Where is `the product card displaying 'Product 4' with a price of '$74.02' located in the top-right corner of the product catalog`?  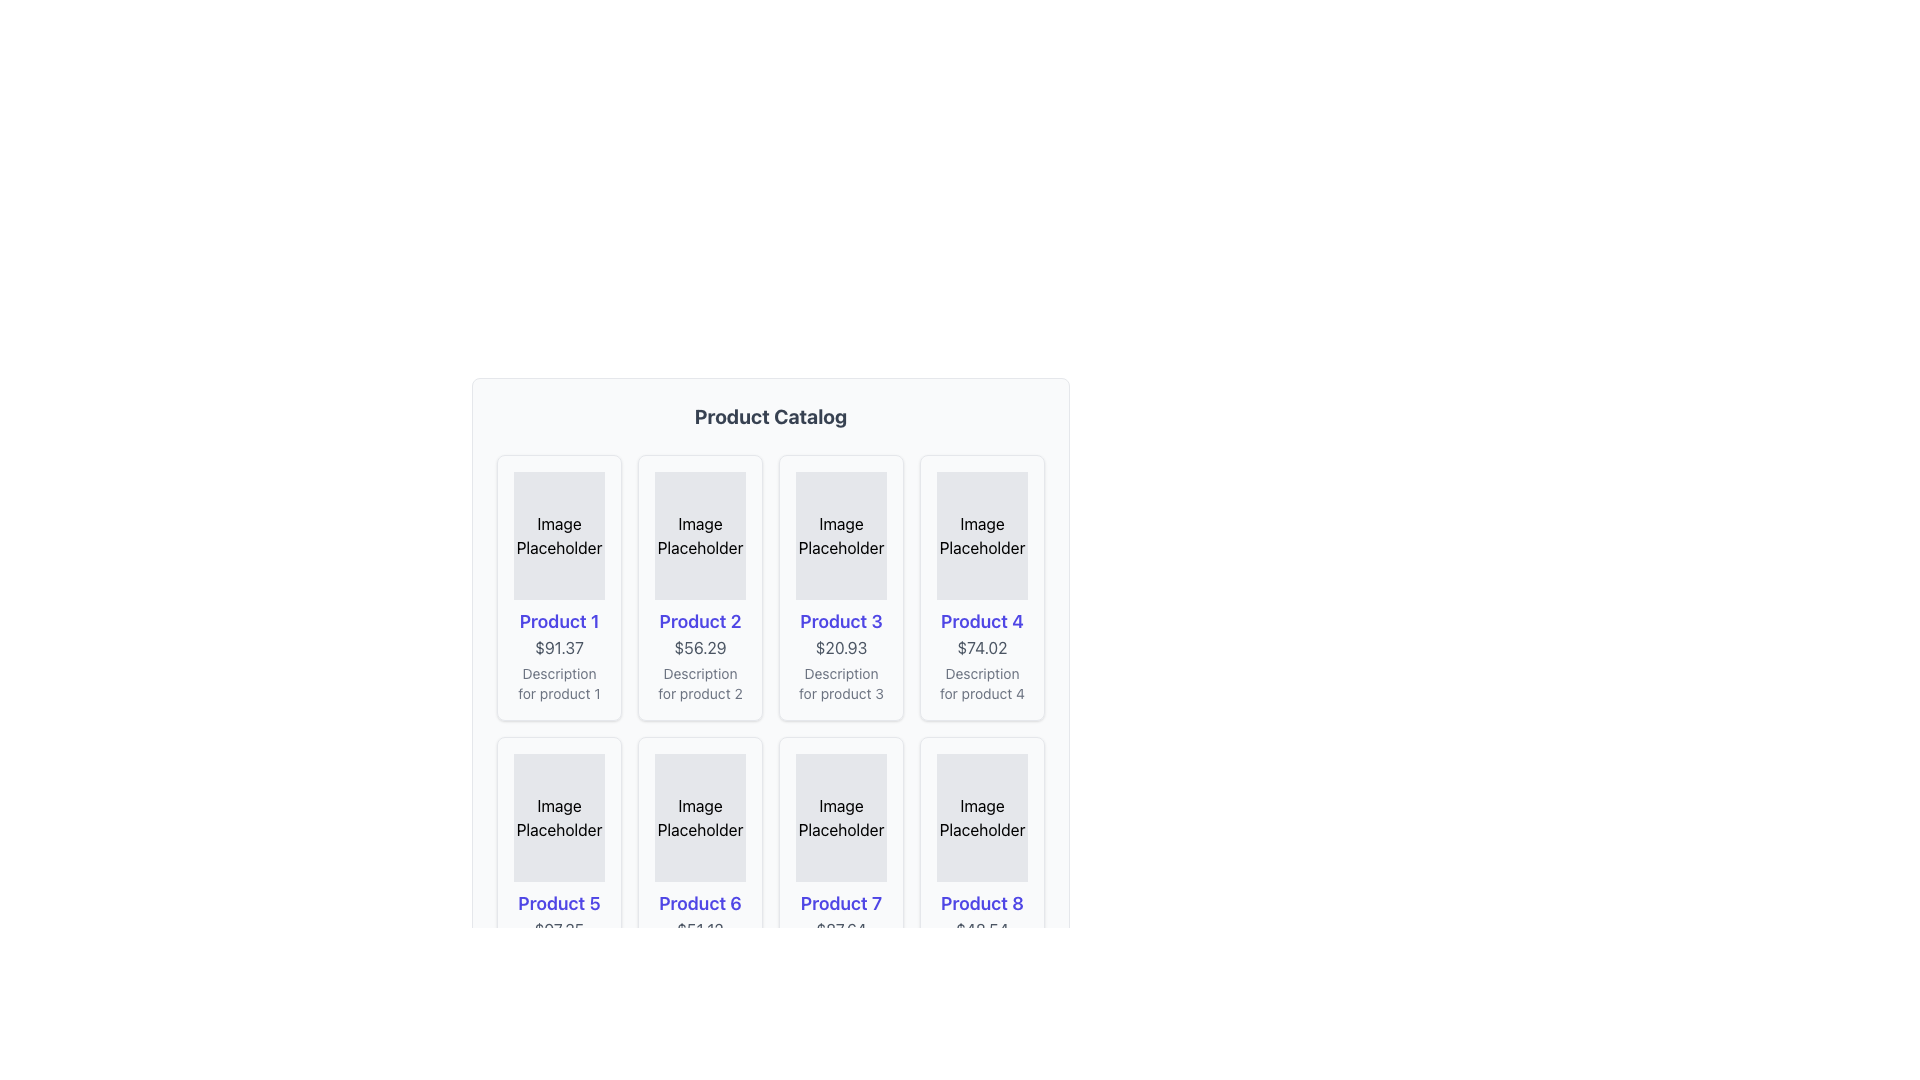 the product card displaying 'Product 4' with a price of '$74.02' located in the top-right corner of the product catalog is located at coordinates (982, 586).